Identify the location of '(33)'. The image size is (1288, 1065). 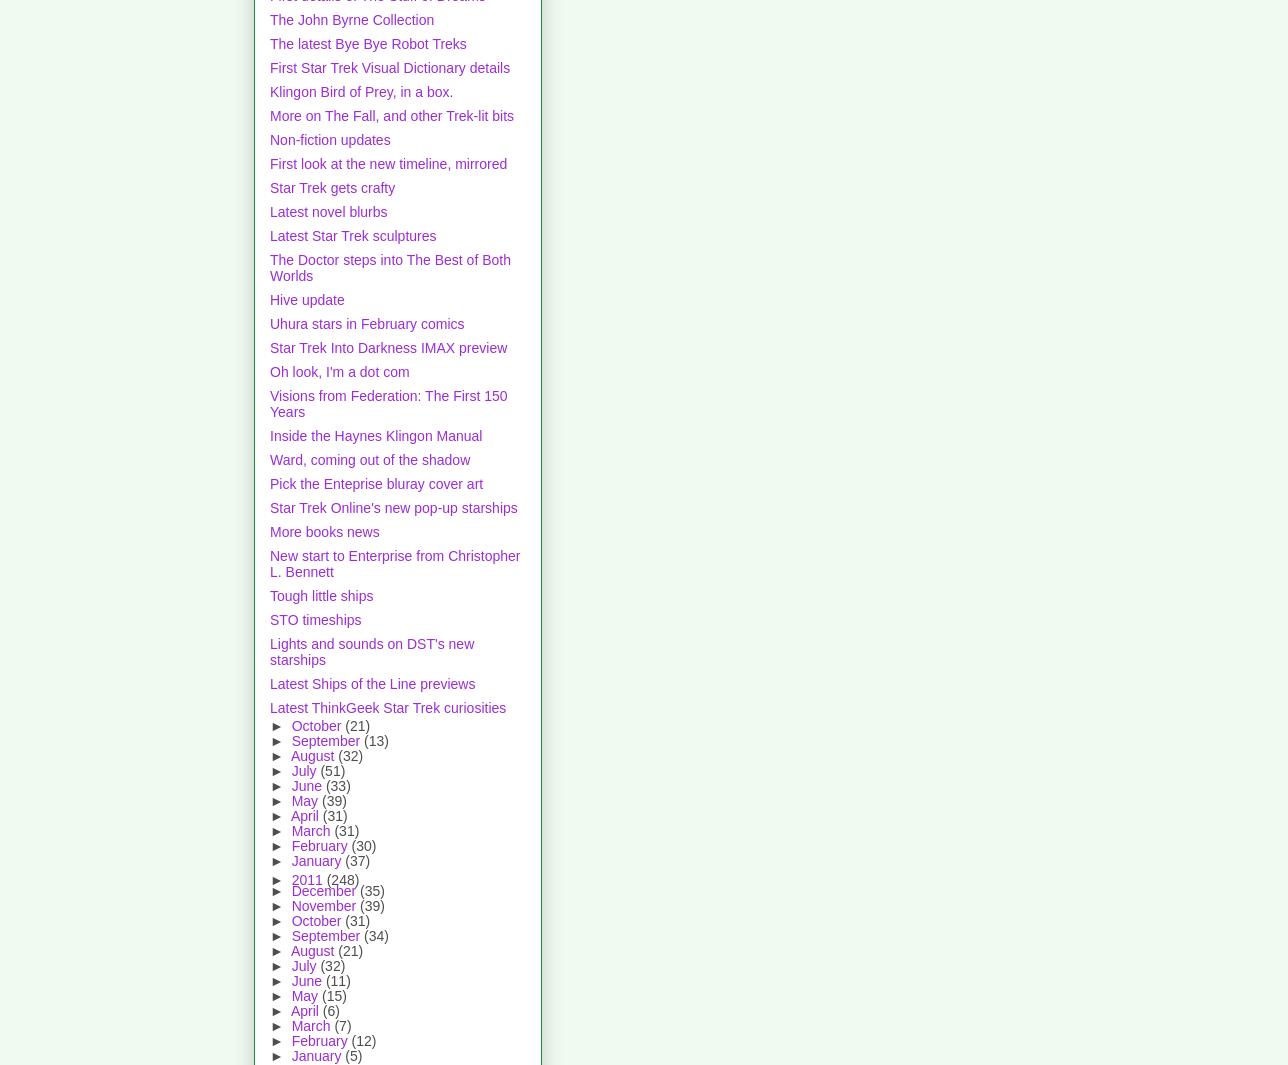
(337, 785).